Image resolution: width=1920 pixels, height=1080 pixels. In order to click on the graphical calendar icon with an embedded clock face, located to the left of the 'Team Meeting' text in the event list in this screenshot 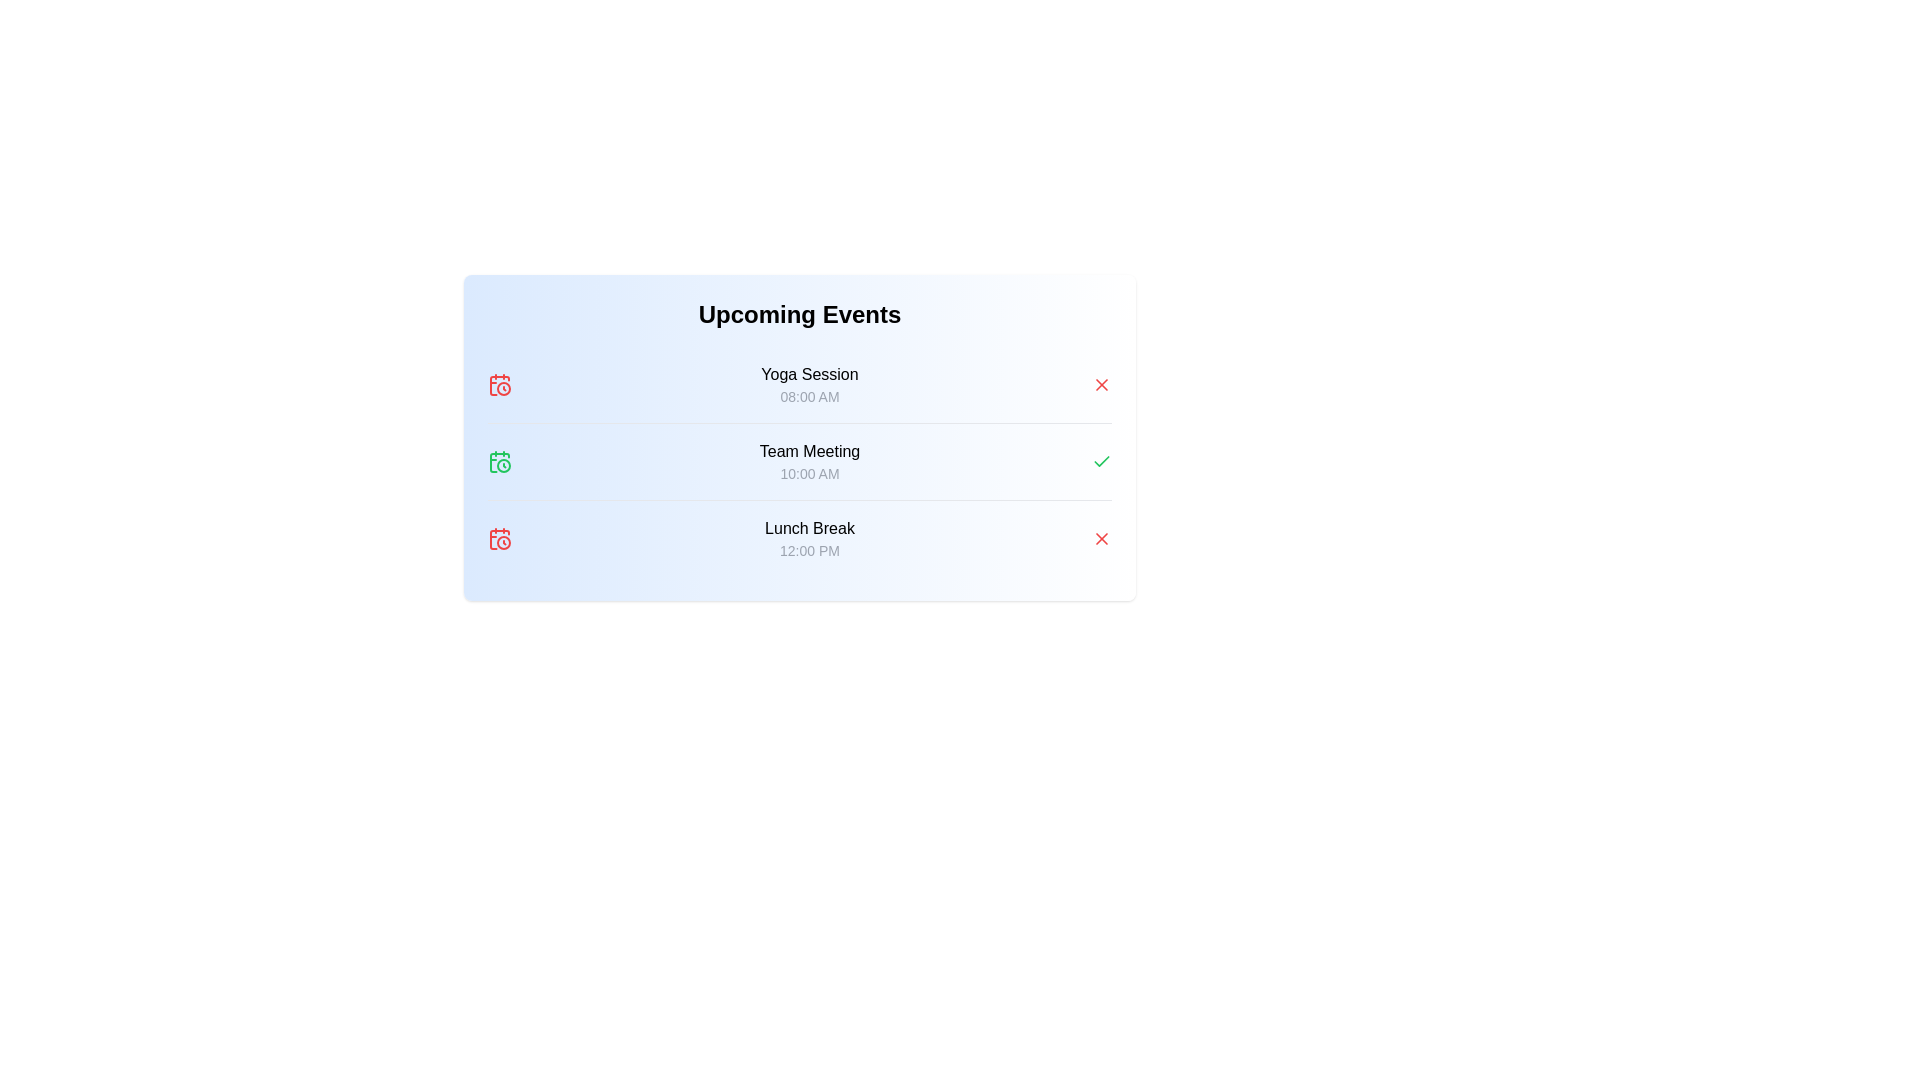, I will do `click(499, 462)`.